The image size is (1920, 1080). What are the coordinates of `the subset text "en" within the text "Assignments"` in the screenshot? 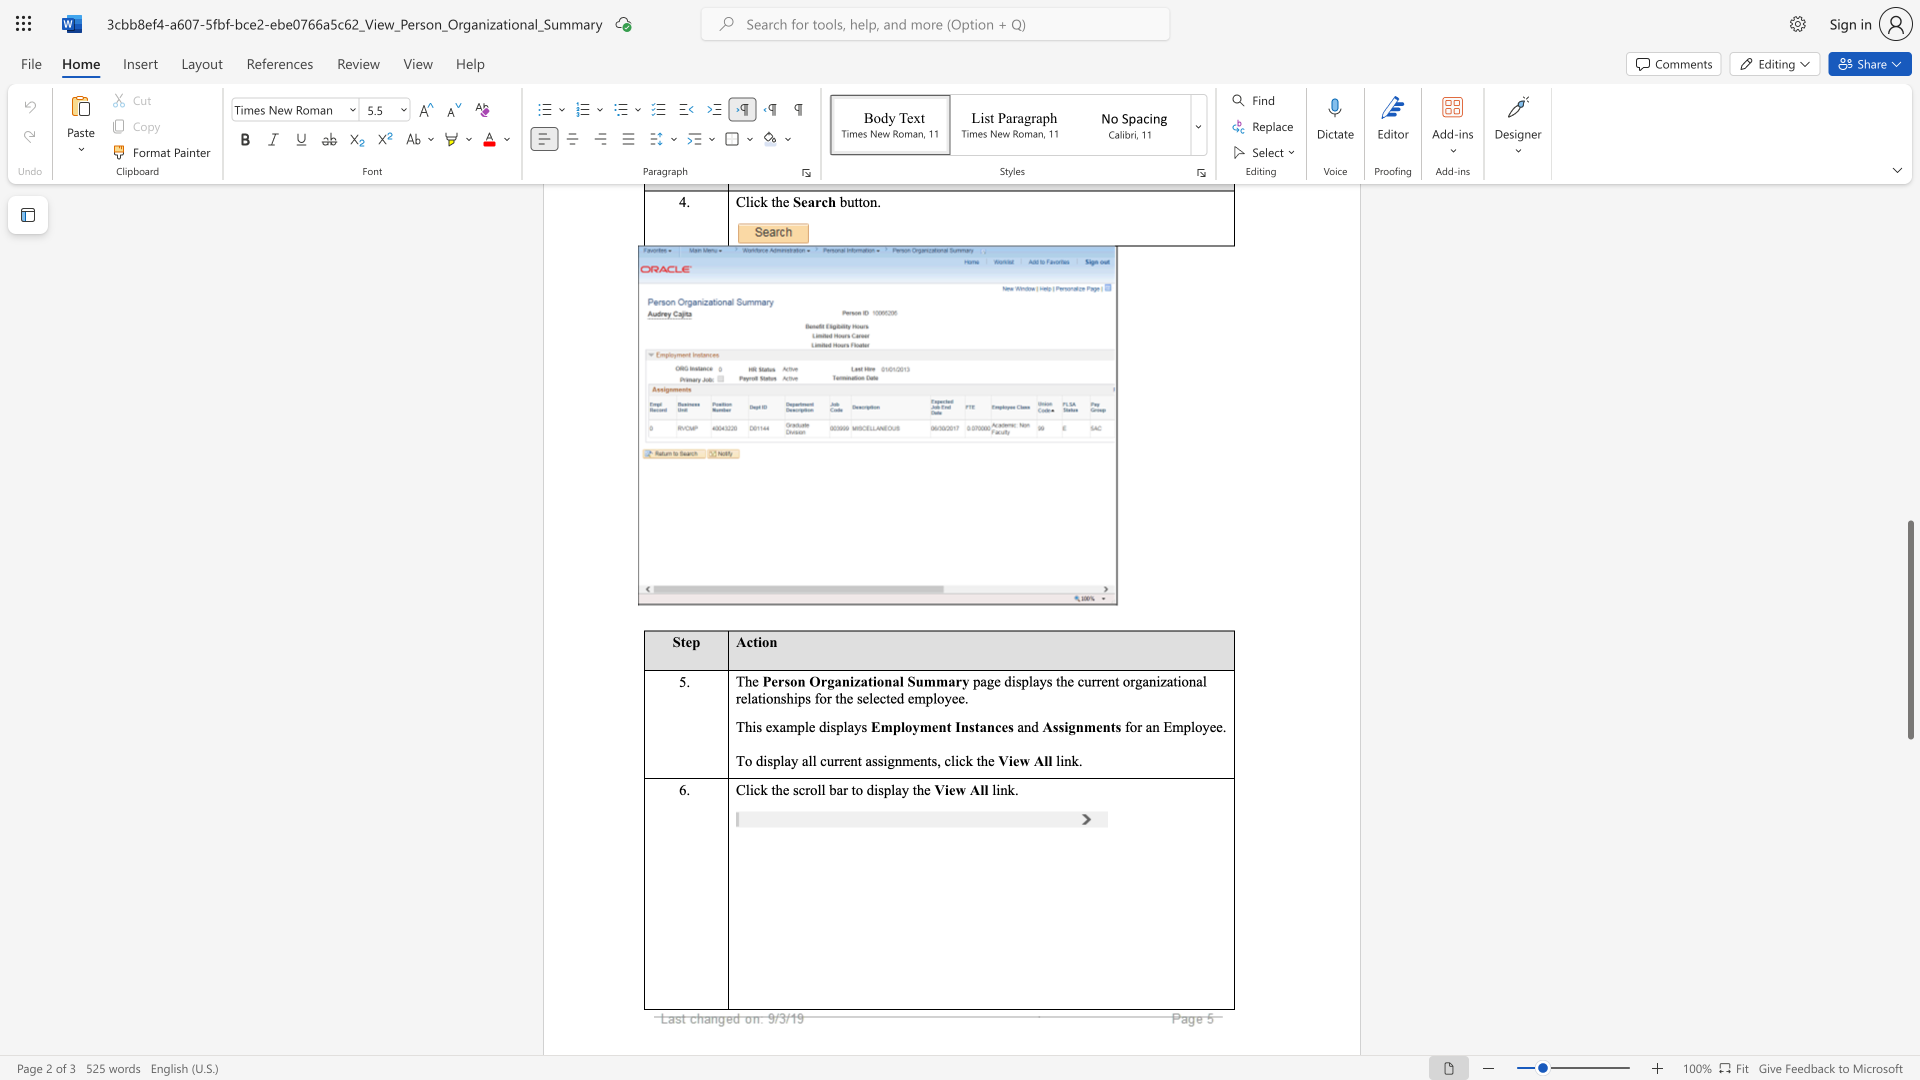 It's located at (1095, 727).